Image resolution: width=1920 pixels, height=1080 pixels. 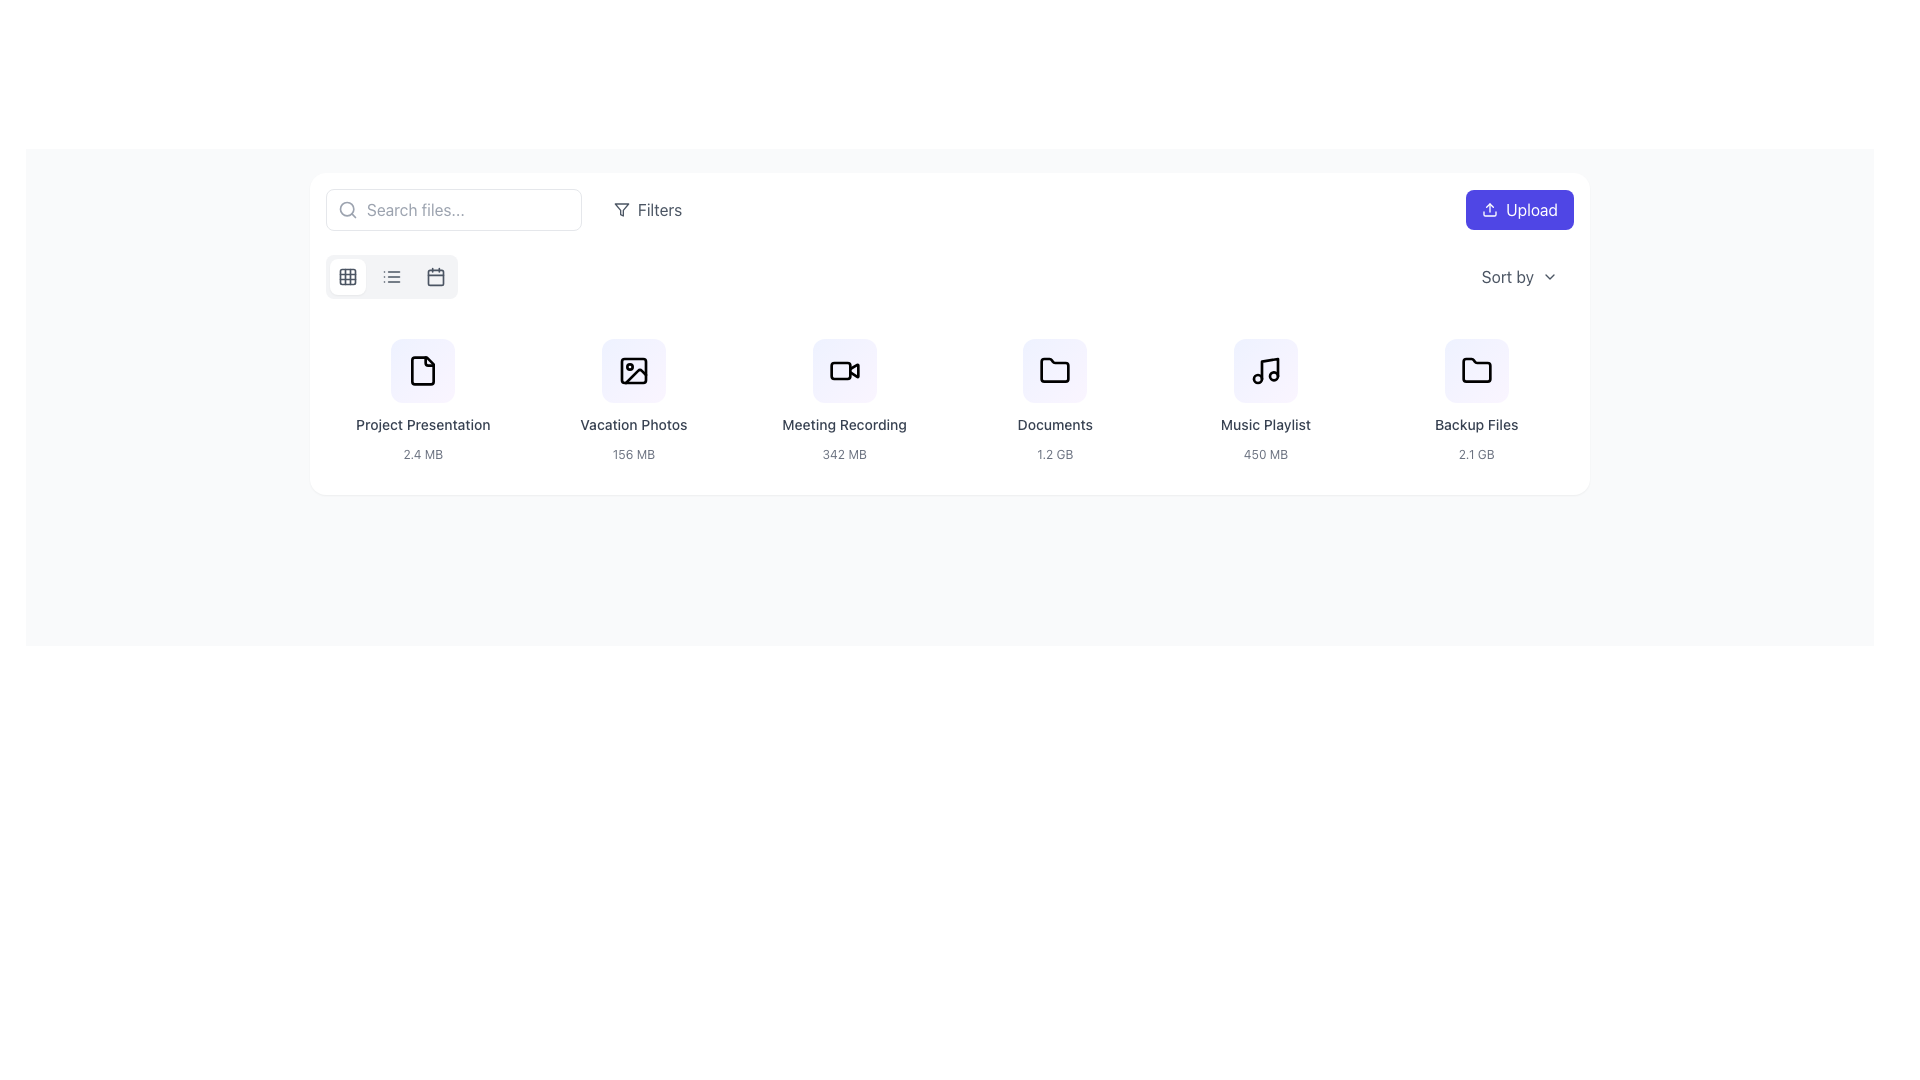 I want to click on displayed text of the 'Documents' label located underneath the folder icon in the 'Documents' section, so click(x=1054, y=423).